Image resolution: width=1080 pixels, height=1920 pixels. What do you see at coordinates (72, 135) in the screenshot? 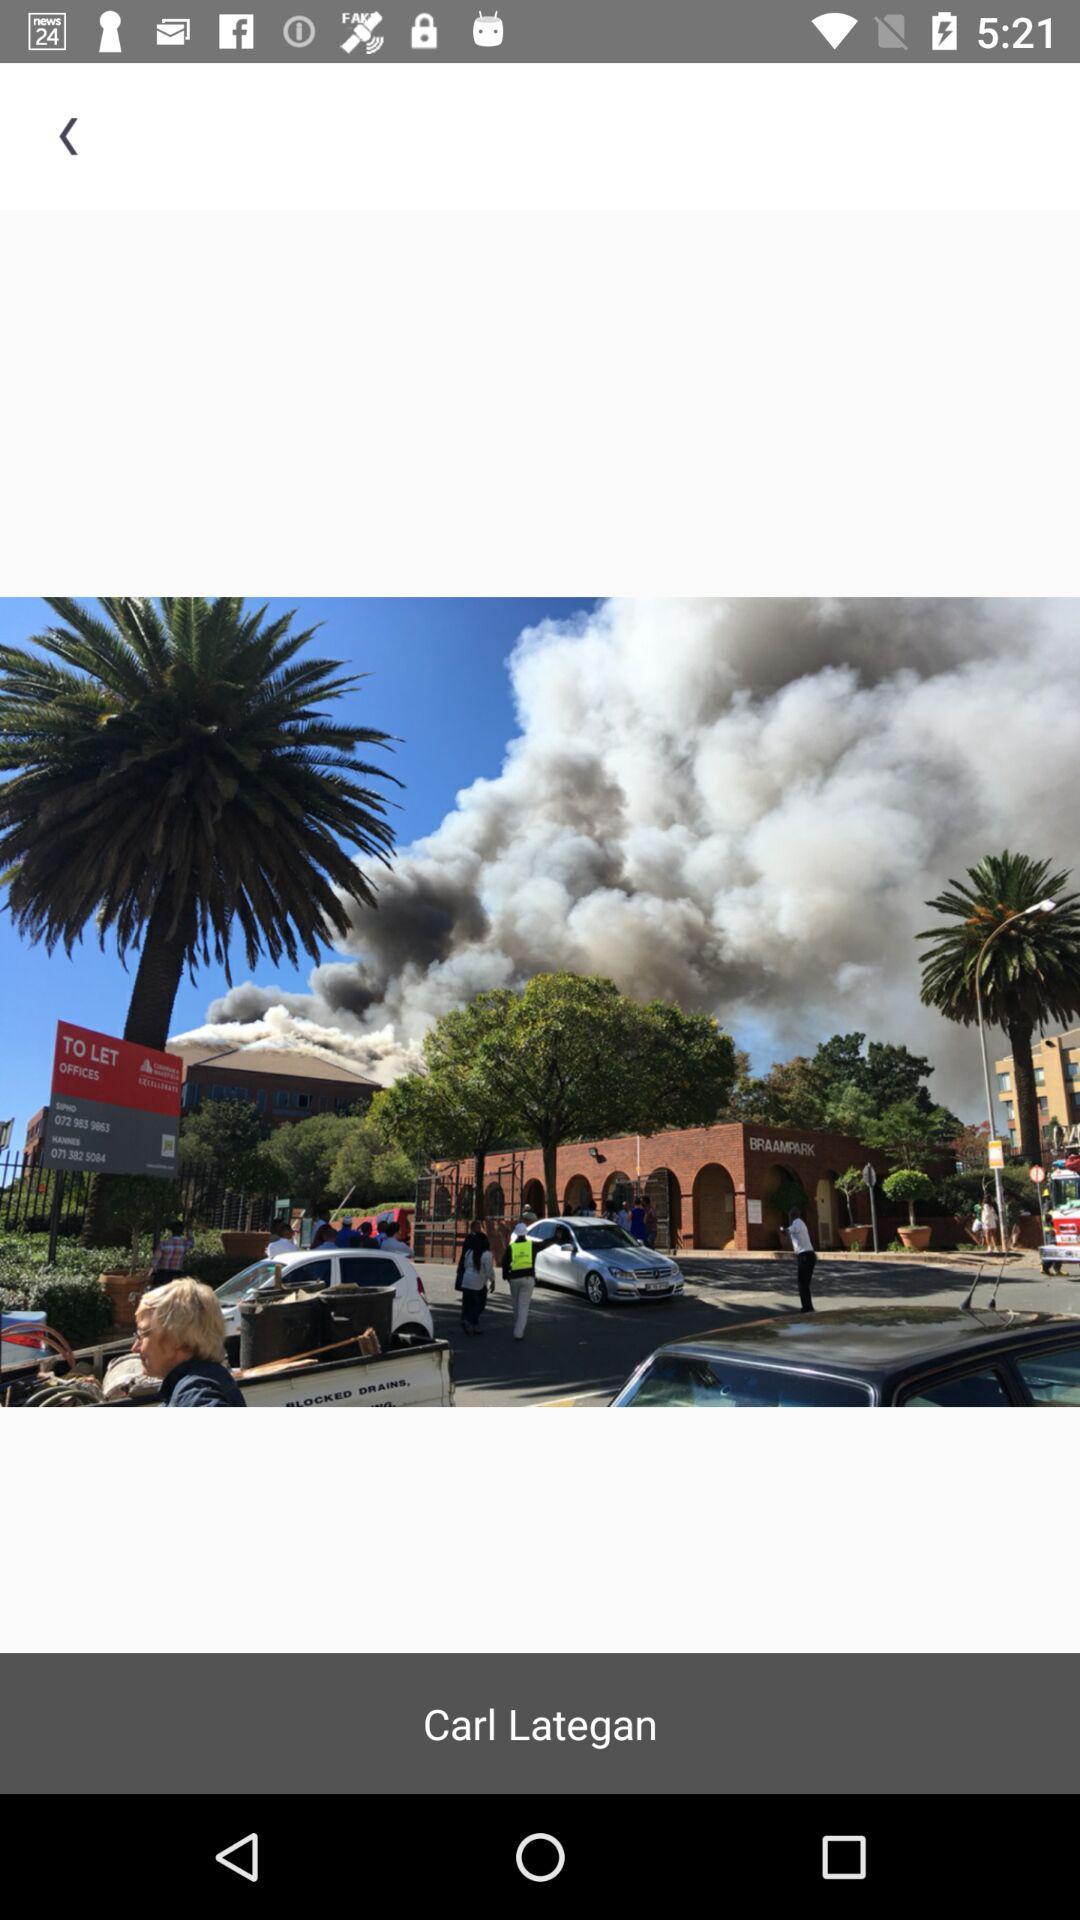
I see `the icon at the top left corner` at bounding box center [72, 135].